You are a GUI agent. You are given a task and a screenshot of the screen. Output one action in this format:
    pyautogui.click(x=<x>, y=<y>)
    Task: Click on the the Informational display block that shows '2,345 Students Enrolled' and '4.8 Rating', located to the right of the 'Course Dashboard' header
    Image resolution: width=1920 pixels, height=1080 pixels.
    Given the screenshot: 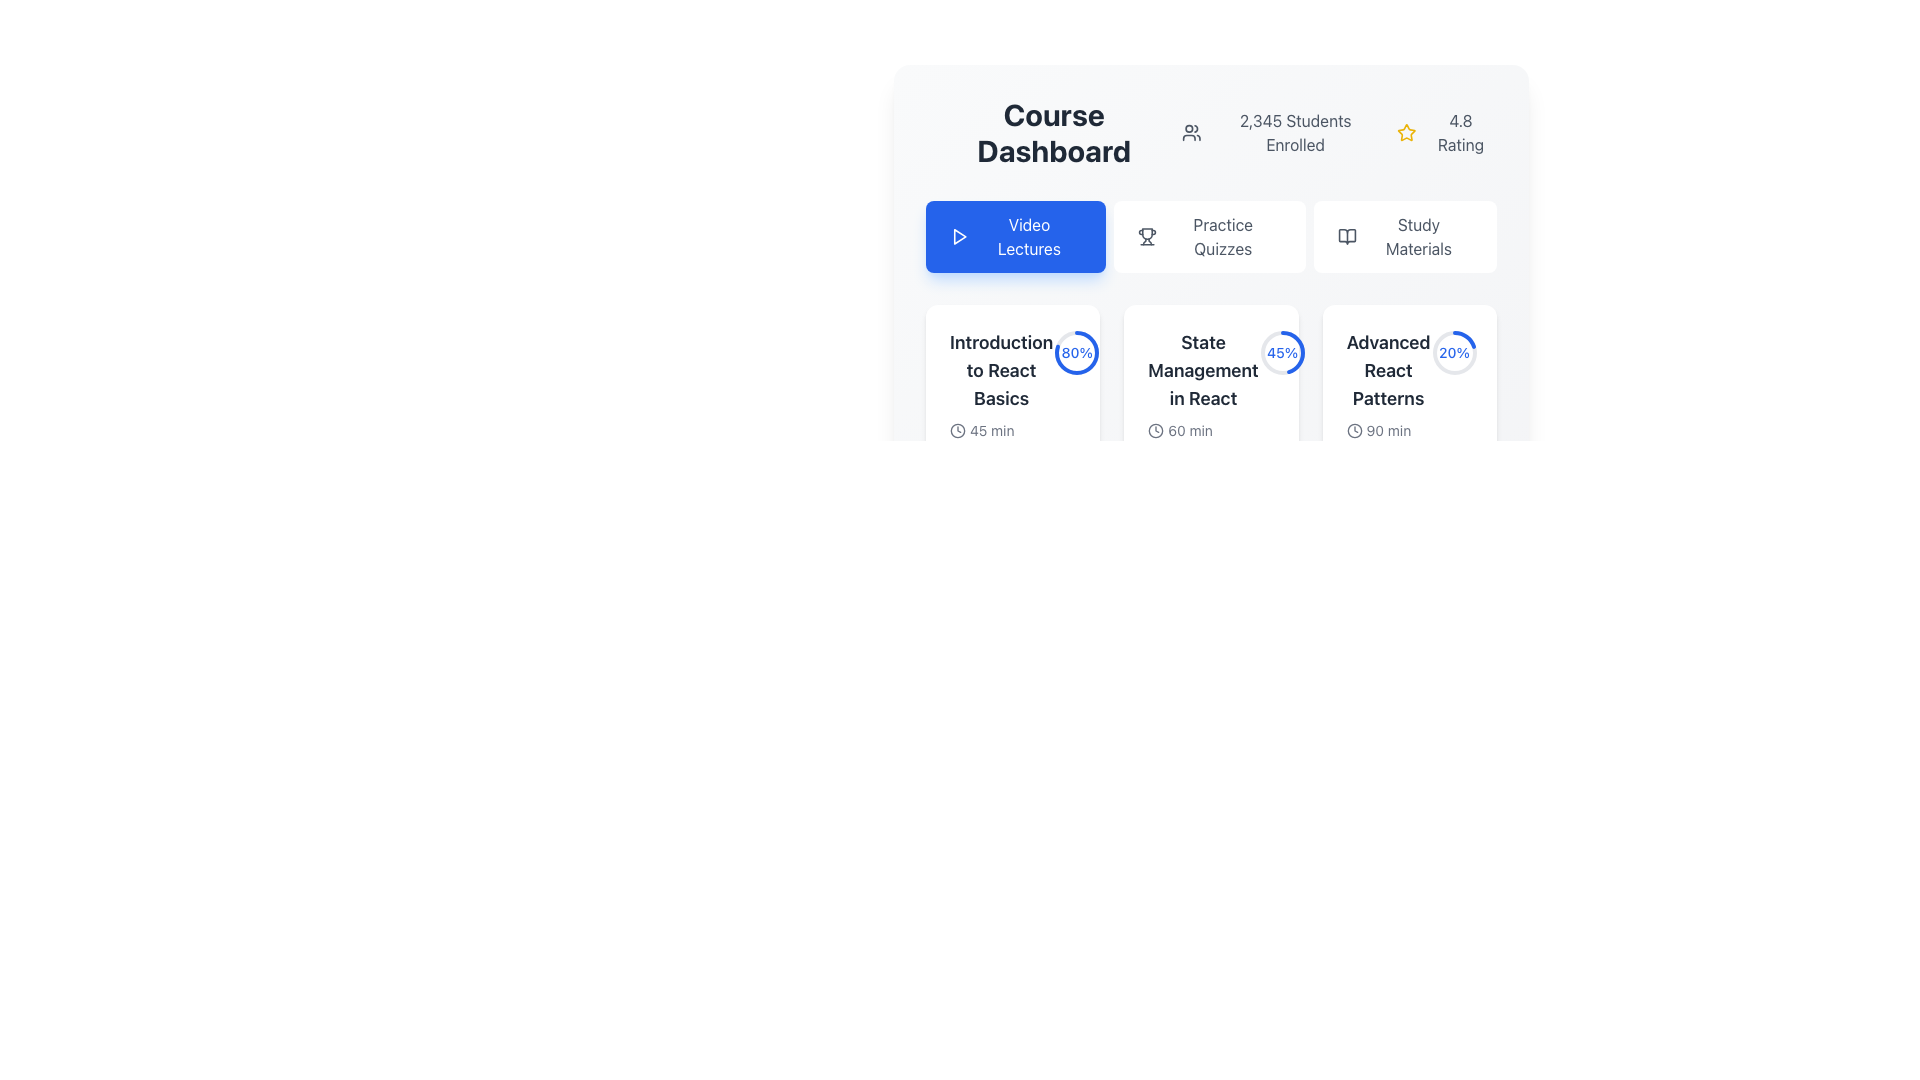 What is the action you would take?
    pyautogui.click(x=1339, y=132)
    